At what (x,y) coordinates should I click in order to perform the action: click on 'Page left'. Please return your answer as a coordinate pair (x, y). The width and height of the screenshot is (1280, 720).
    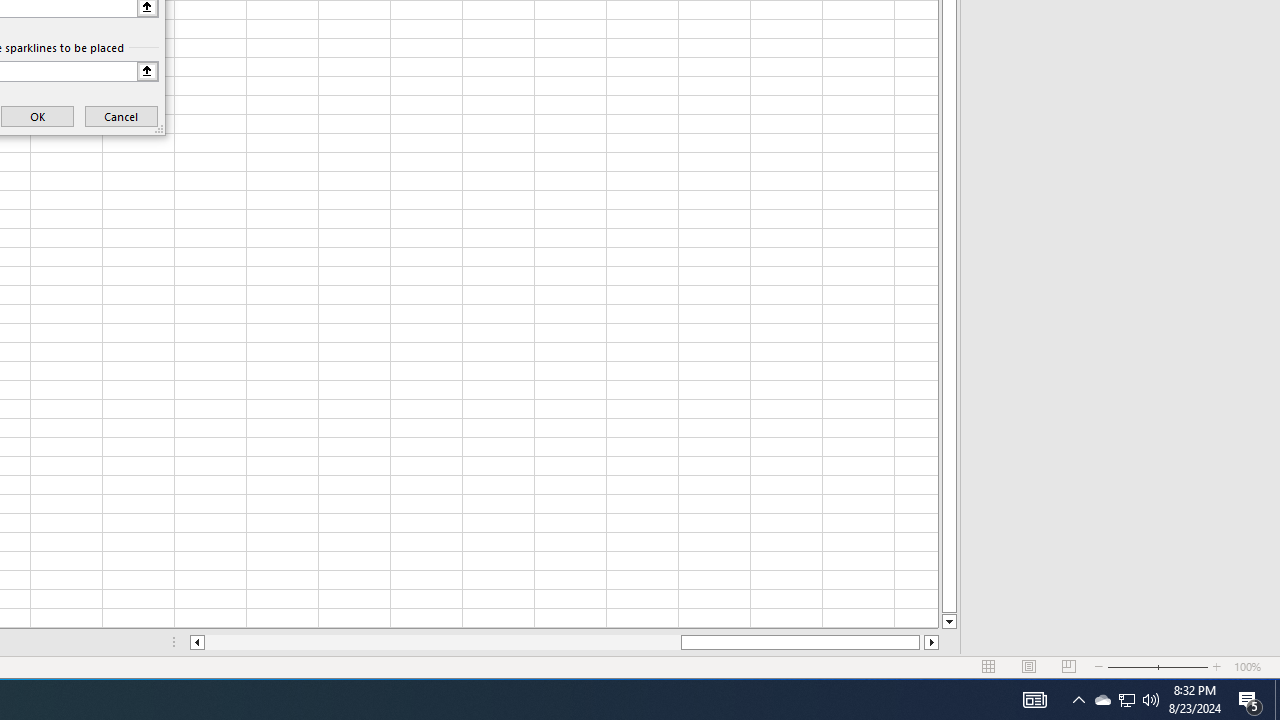
    Looking at the image, I should click on (441, 642).